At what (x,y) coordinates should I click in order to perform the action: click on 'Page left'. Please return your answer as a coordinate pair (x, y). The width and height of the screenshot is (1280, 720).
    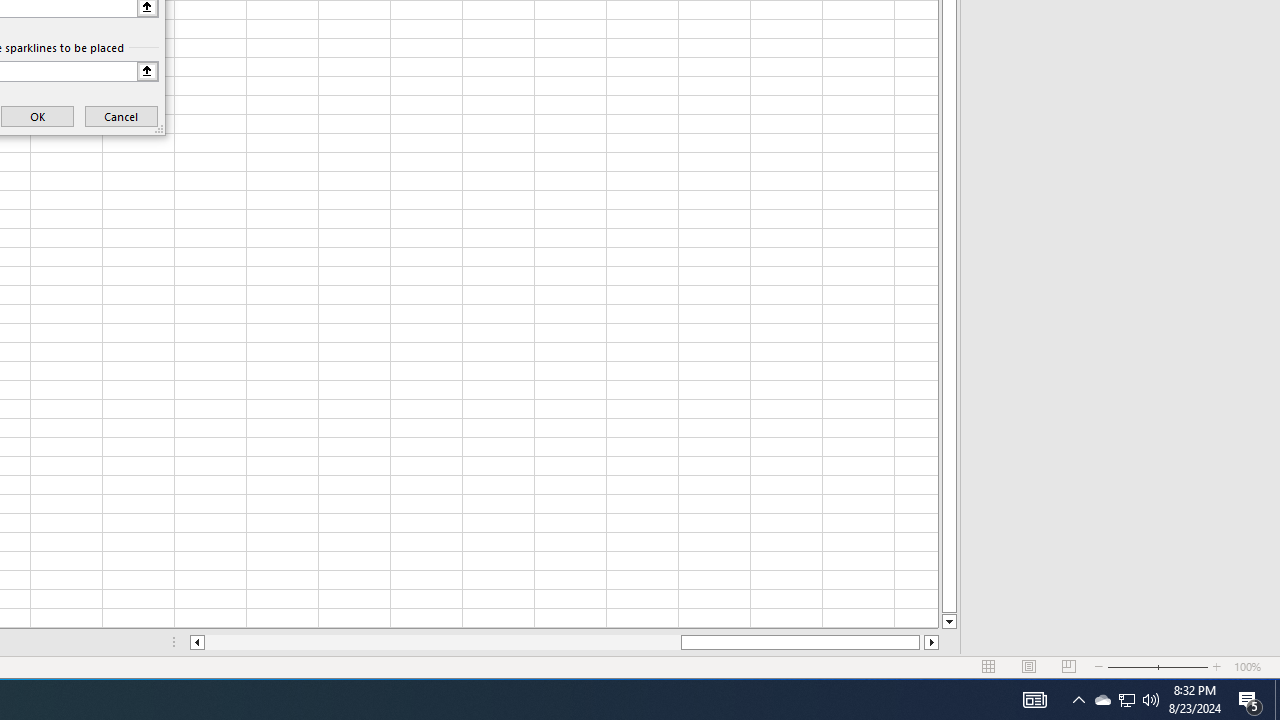
    Looking at the image, I should click on (441, 642).